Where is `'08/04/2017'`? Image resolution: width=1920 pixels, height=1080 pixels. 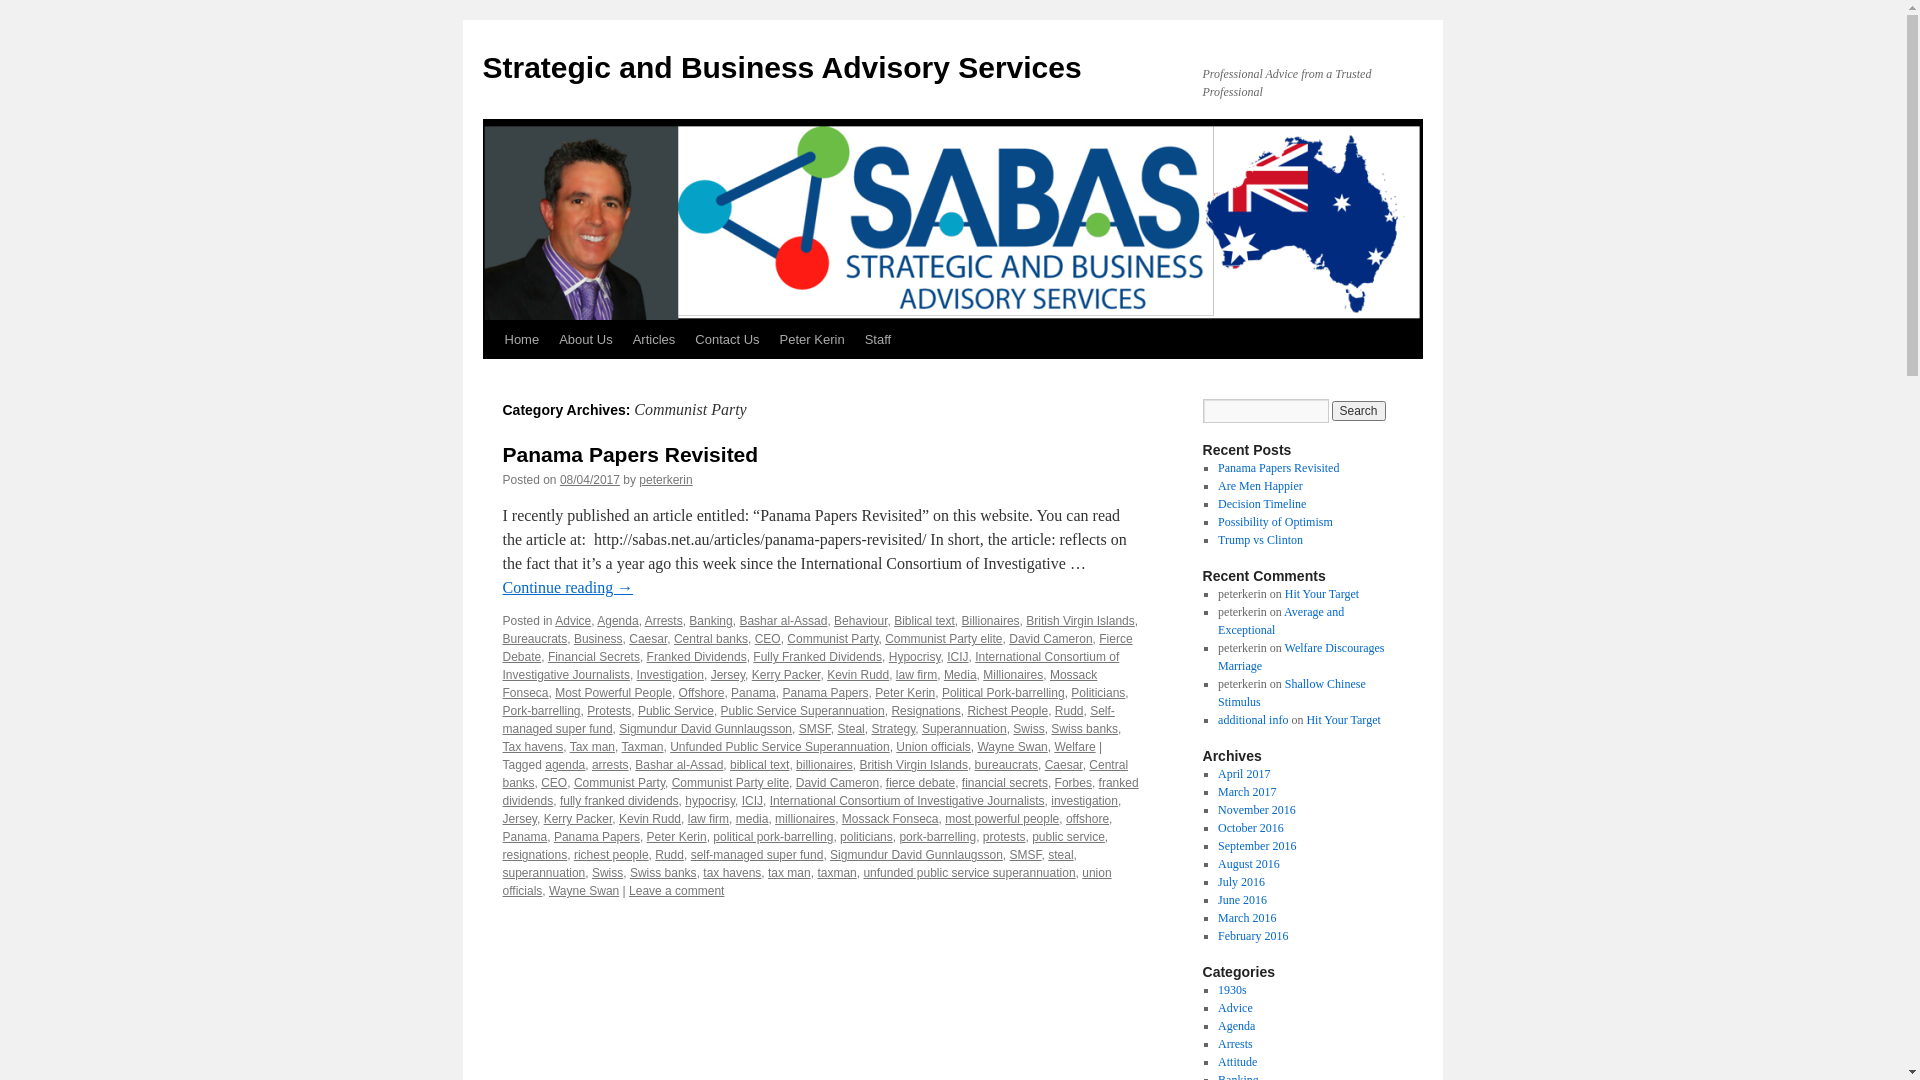
'08/04/2017' is located at coordinates (589, 479).